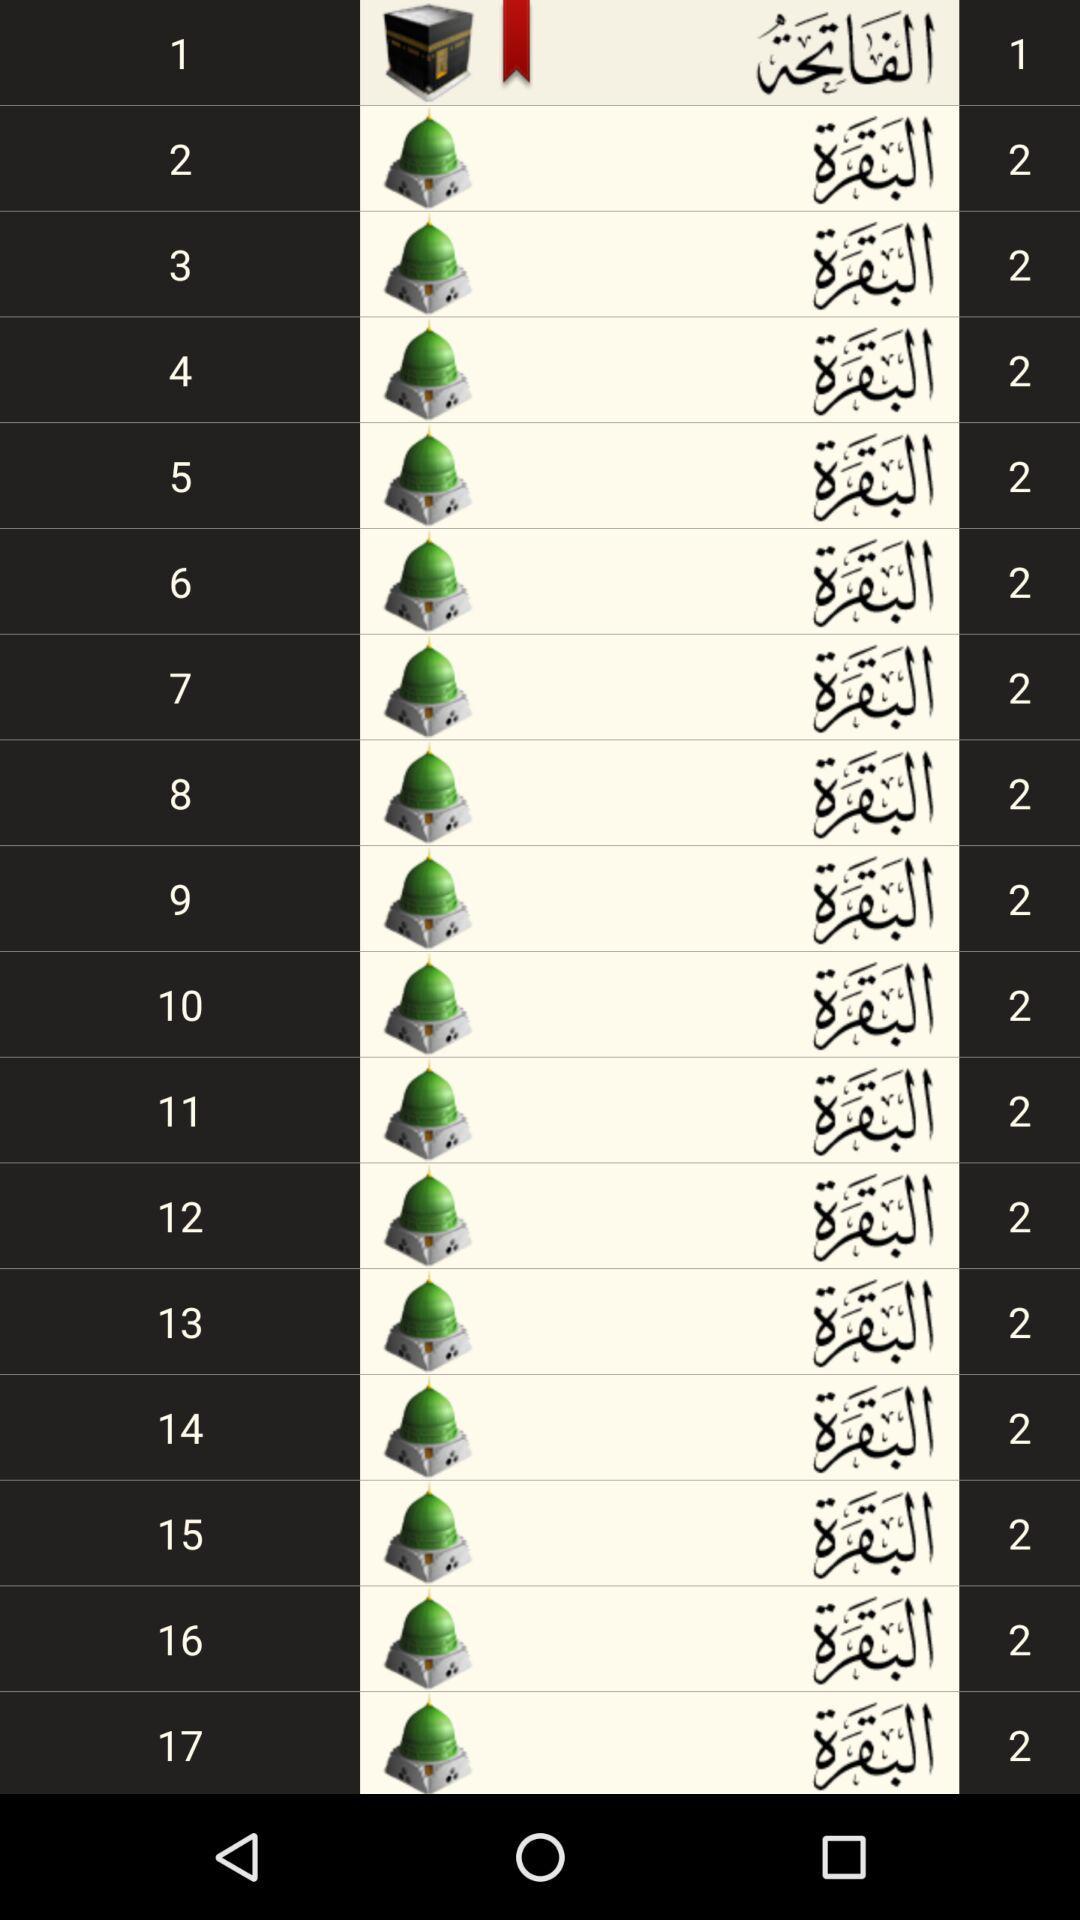  Describe the element at coordinates (180, 897) in the screenshot. I see `the 9` at that location.